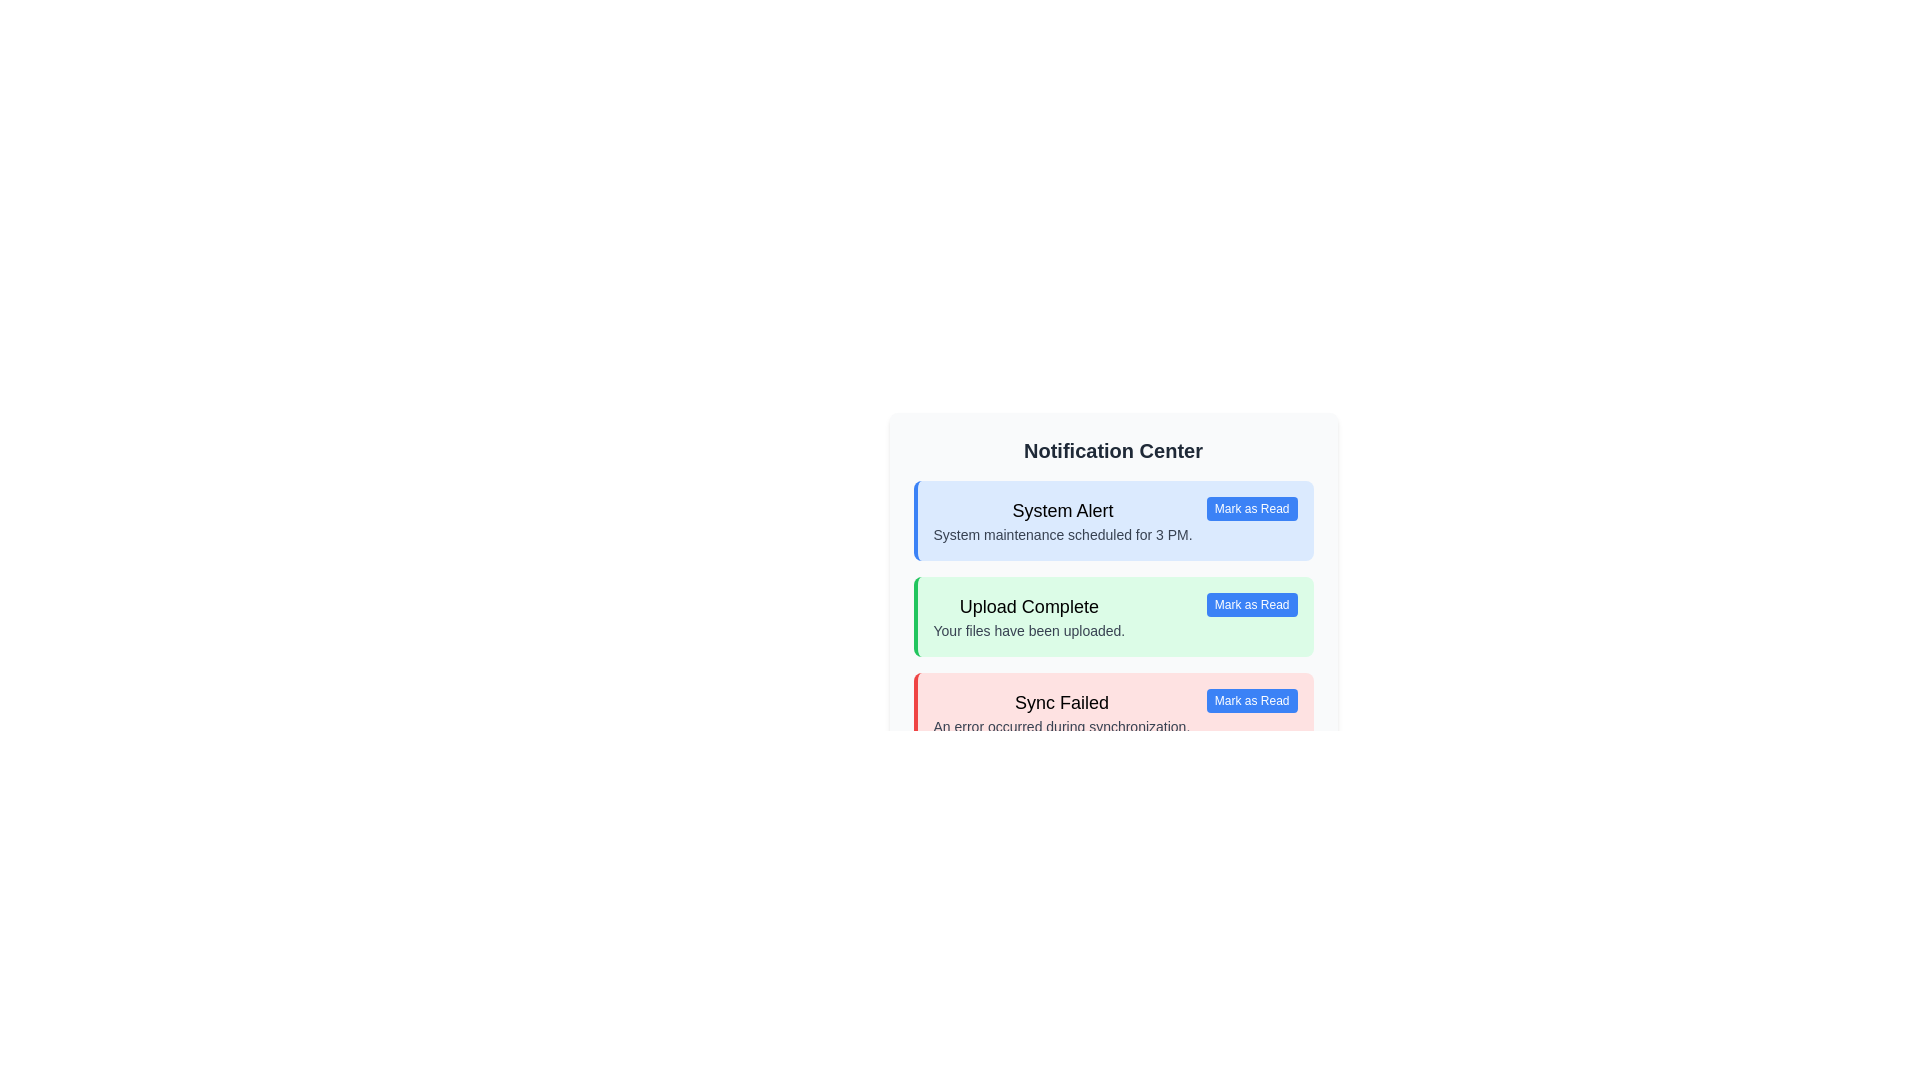 The height and width of the screenshot is (1080, 1920). I want to click on the Notification message component that informs the user about a synchronization failure, located at the bottom of the list in the Notification Center UI, so click(1060, 712).